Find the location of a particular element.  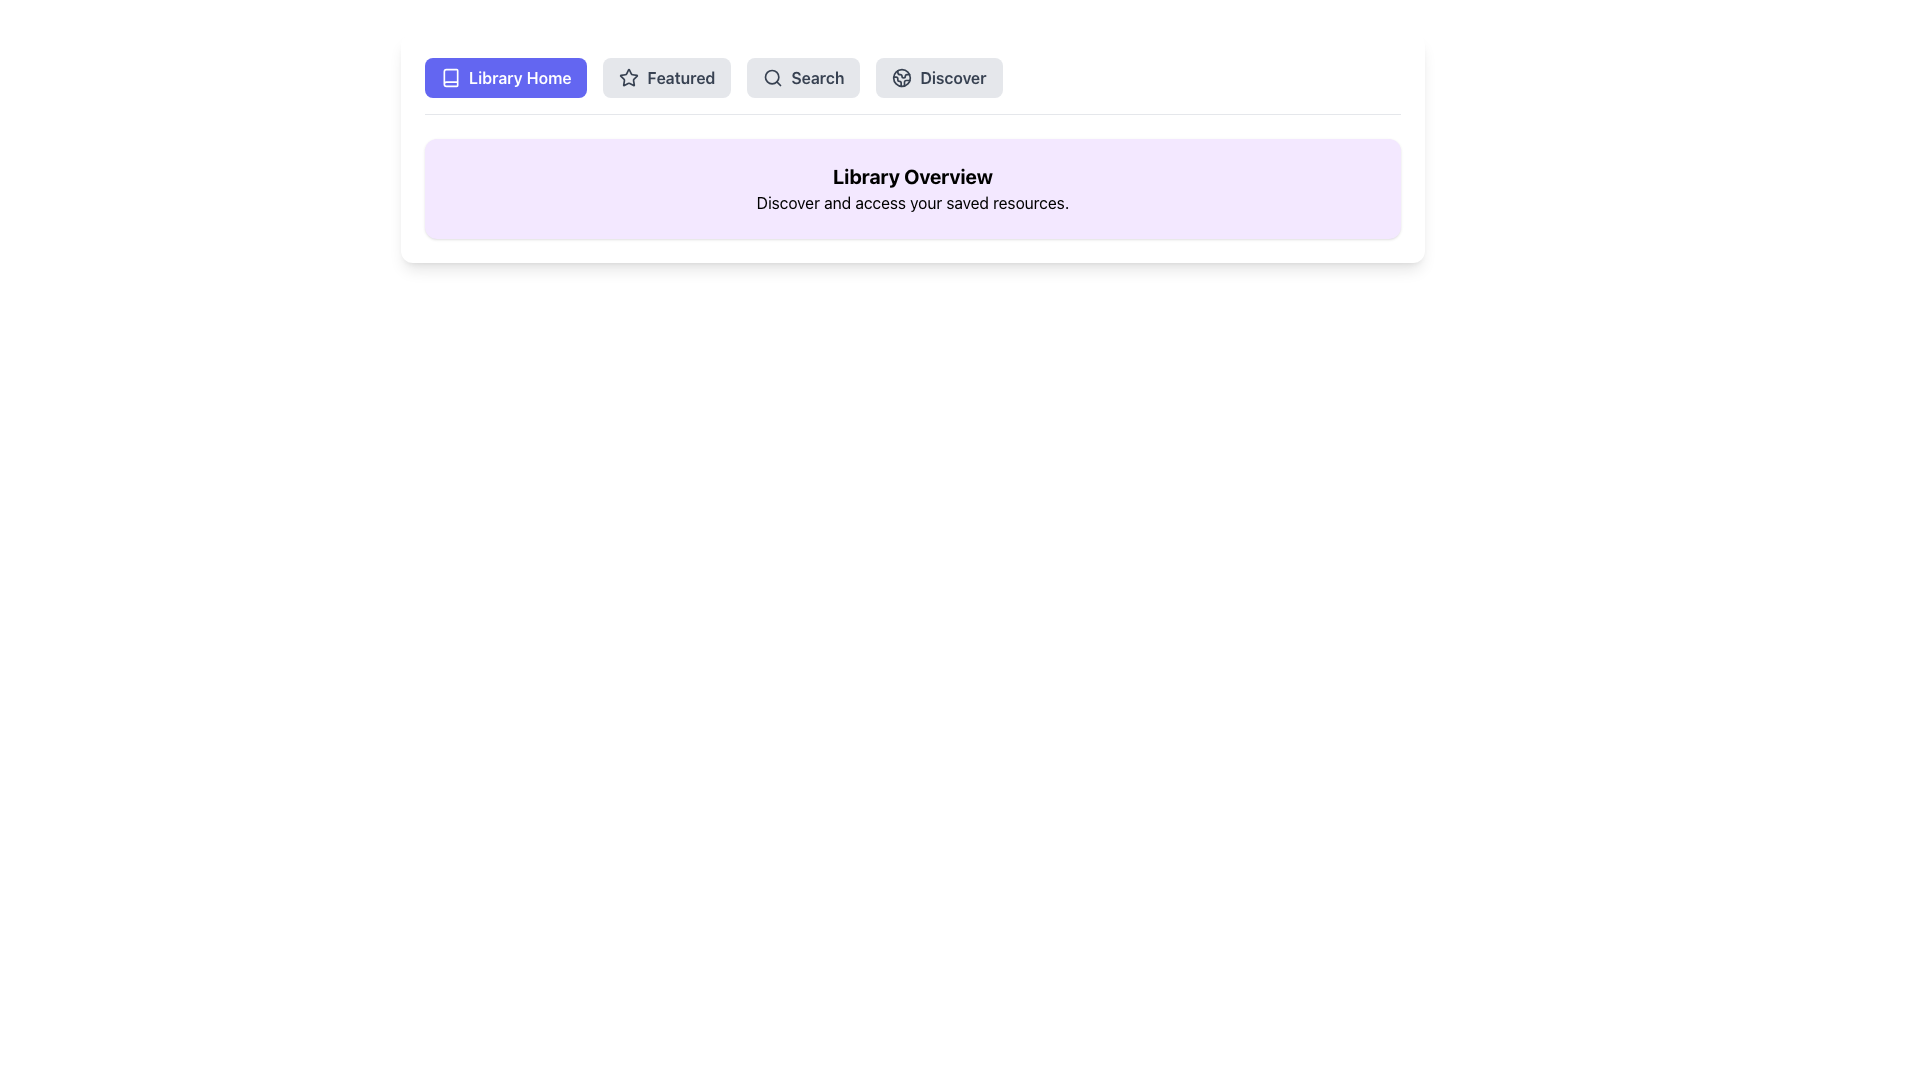

the 'Featured' button which contains the star icon that symbolizes the 'Featured' section, located in the horizontal navigation bar under 'Library Home' is located at coordinates (628, 76).